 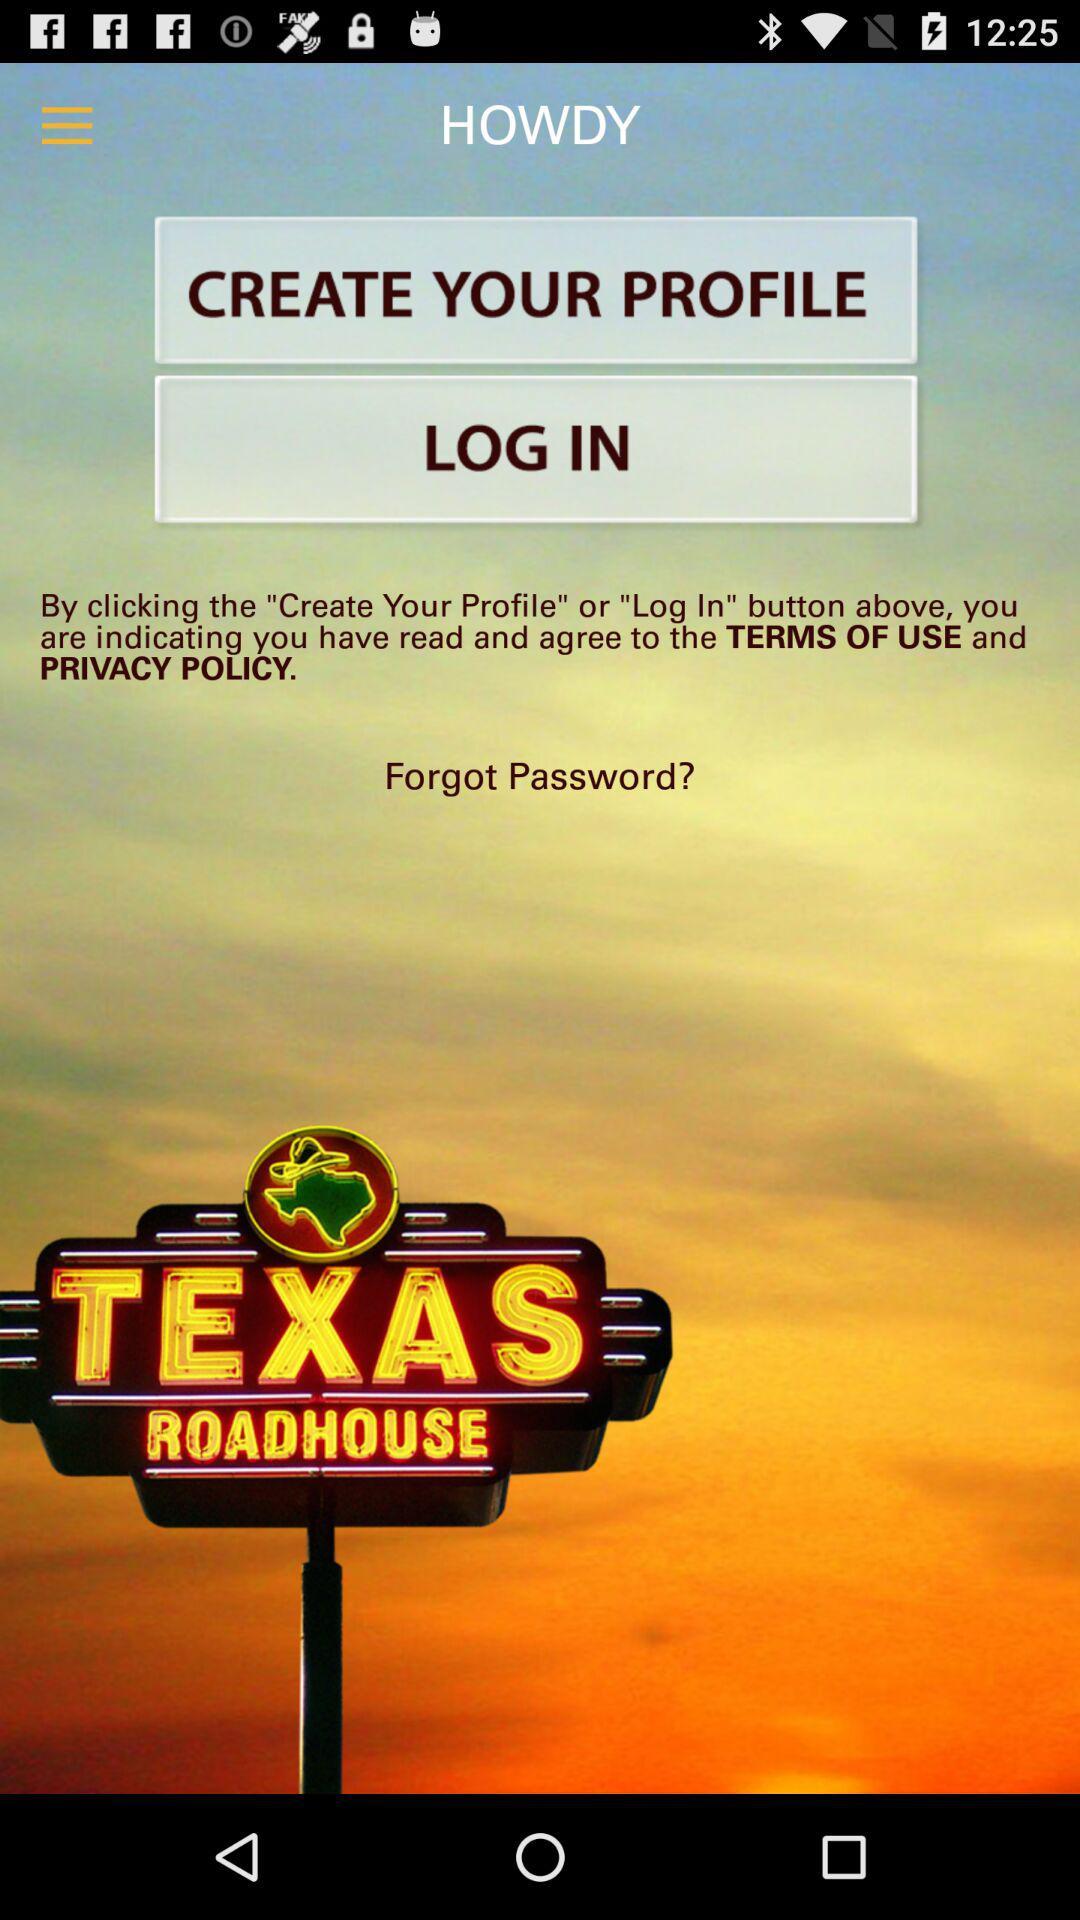 What do you see at coordinates (540, 293) in the screenshot?
I see `the item below the howdy item` at bounding box center [540, 293].